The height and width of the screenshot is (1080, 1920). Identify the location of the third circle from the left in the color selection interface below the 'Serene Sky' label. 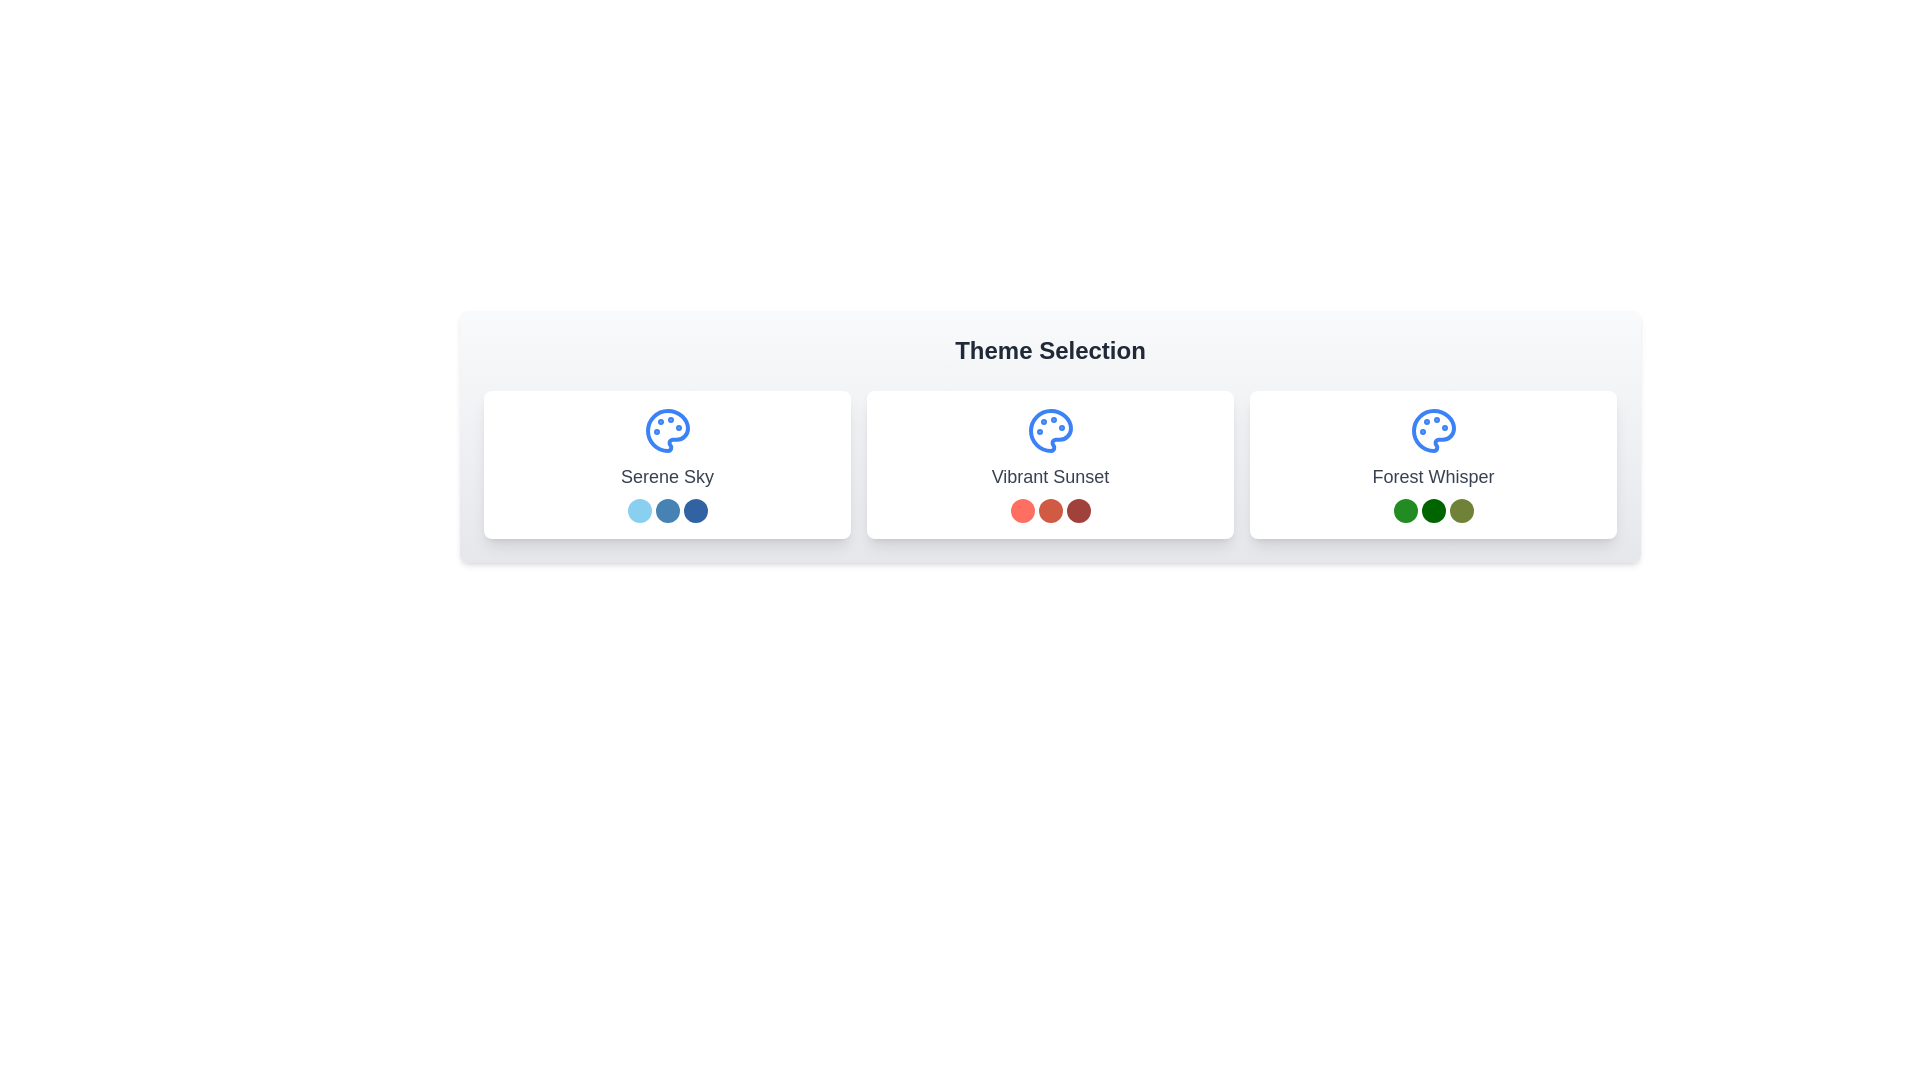
(695, 509).